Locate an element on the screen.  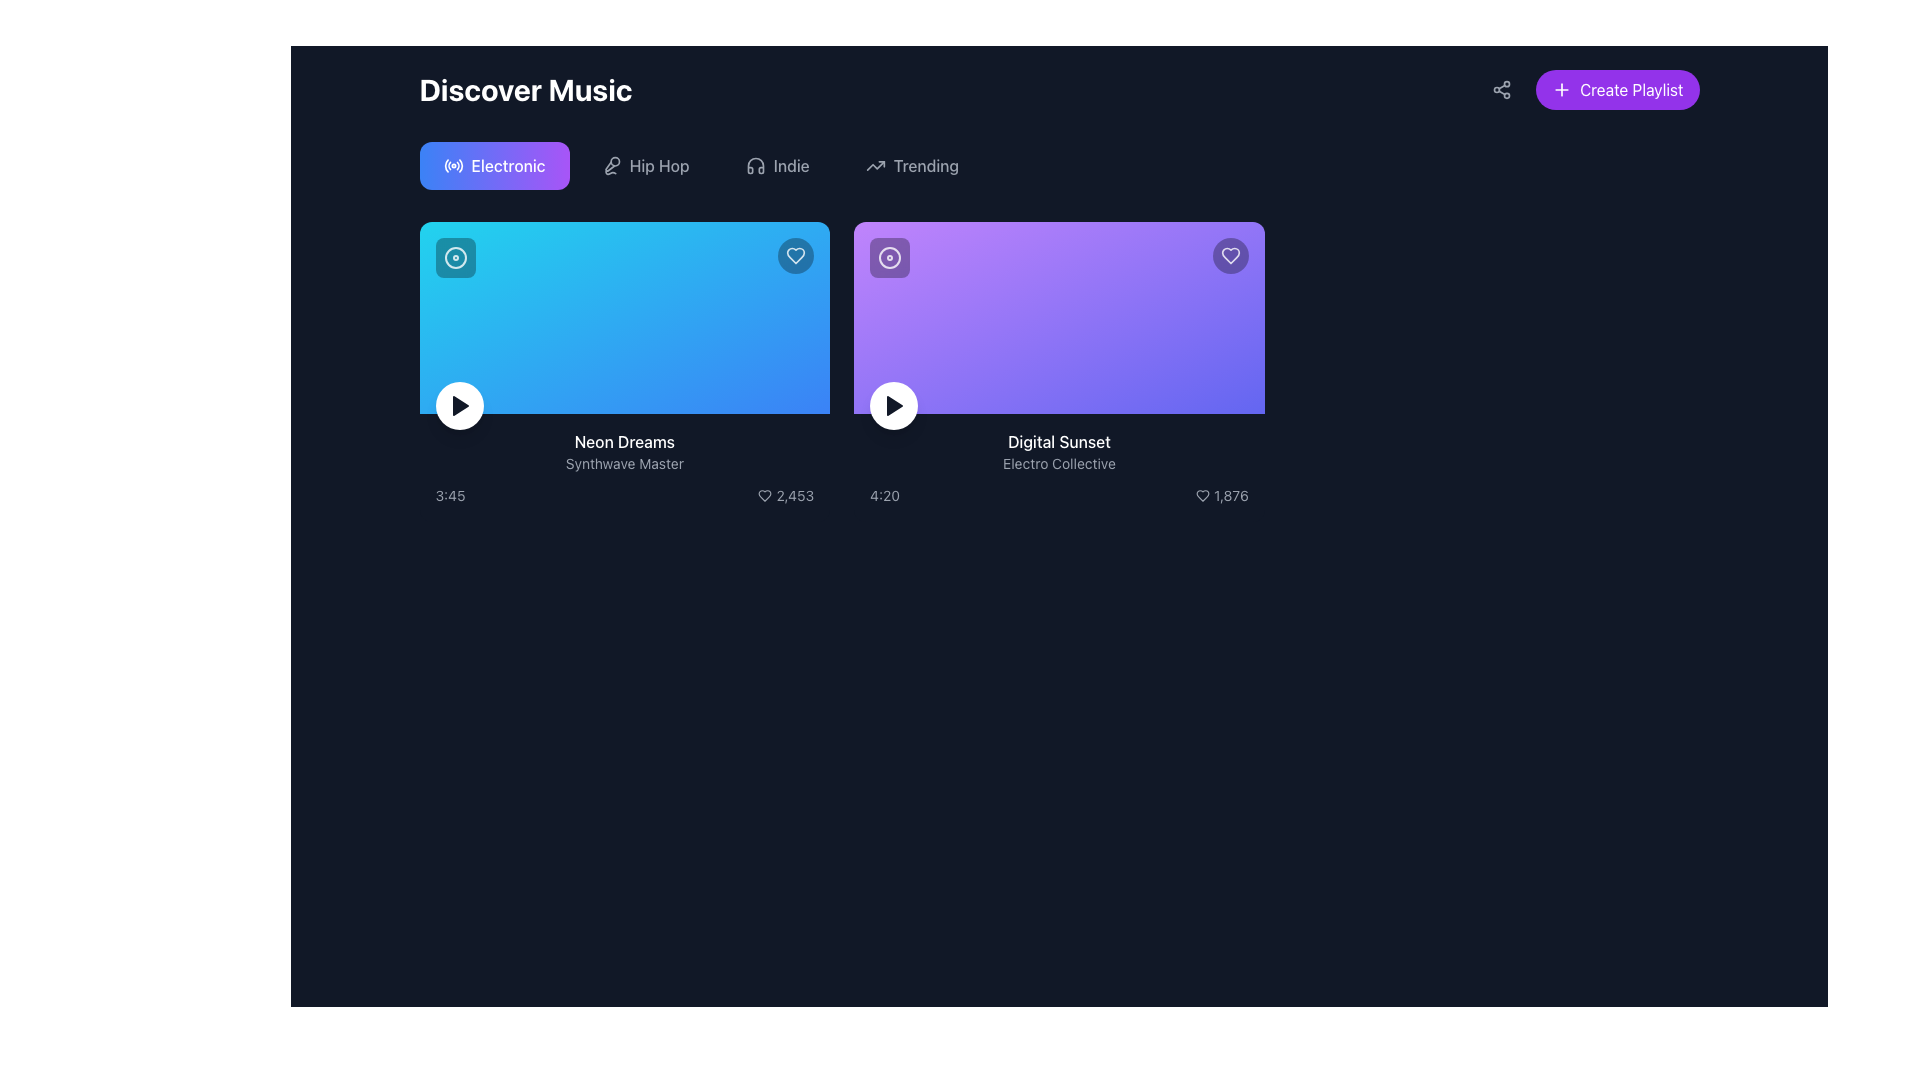
the text label component of the 'Create Playlist' button is located at coordinates (1631, 88).